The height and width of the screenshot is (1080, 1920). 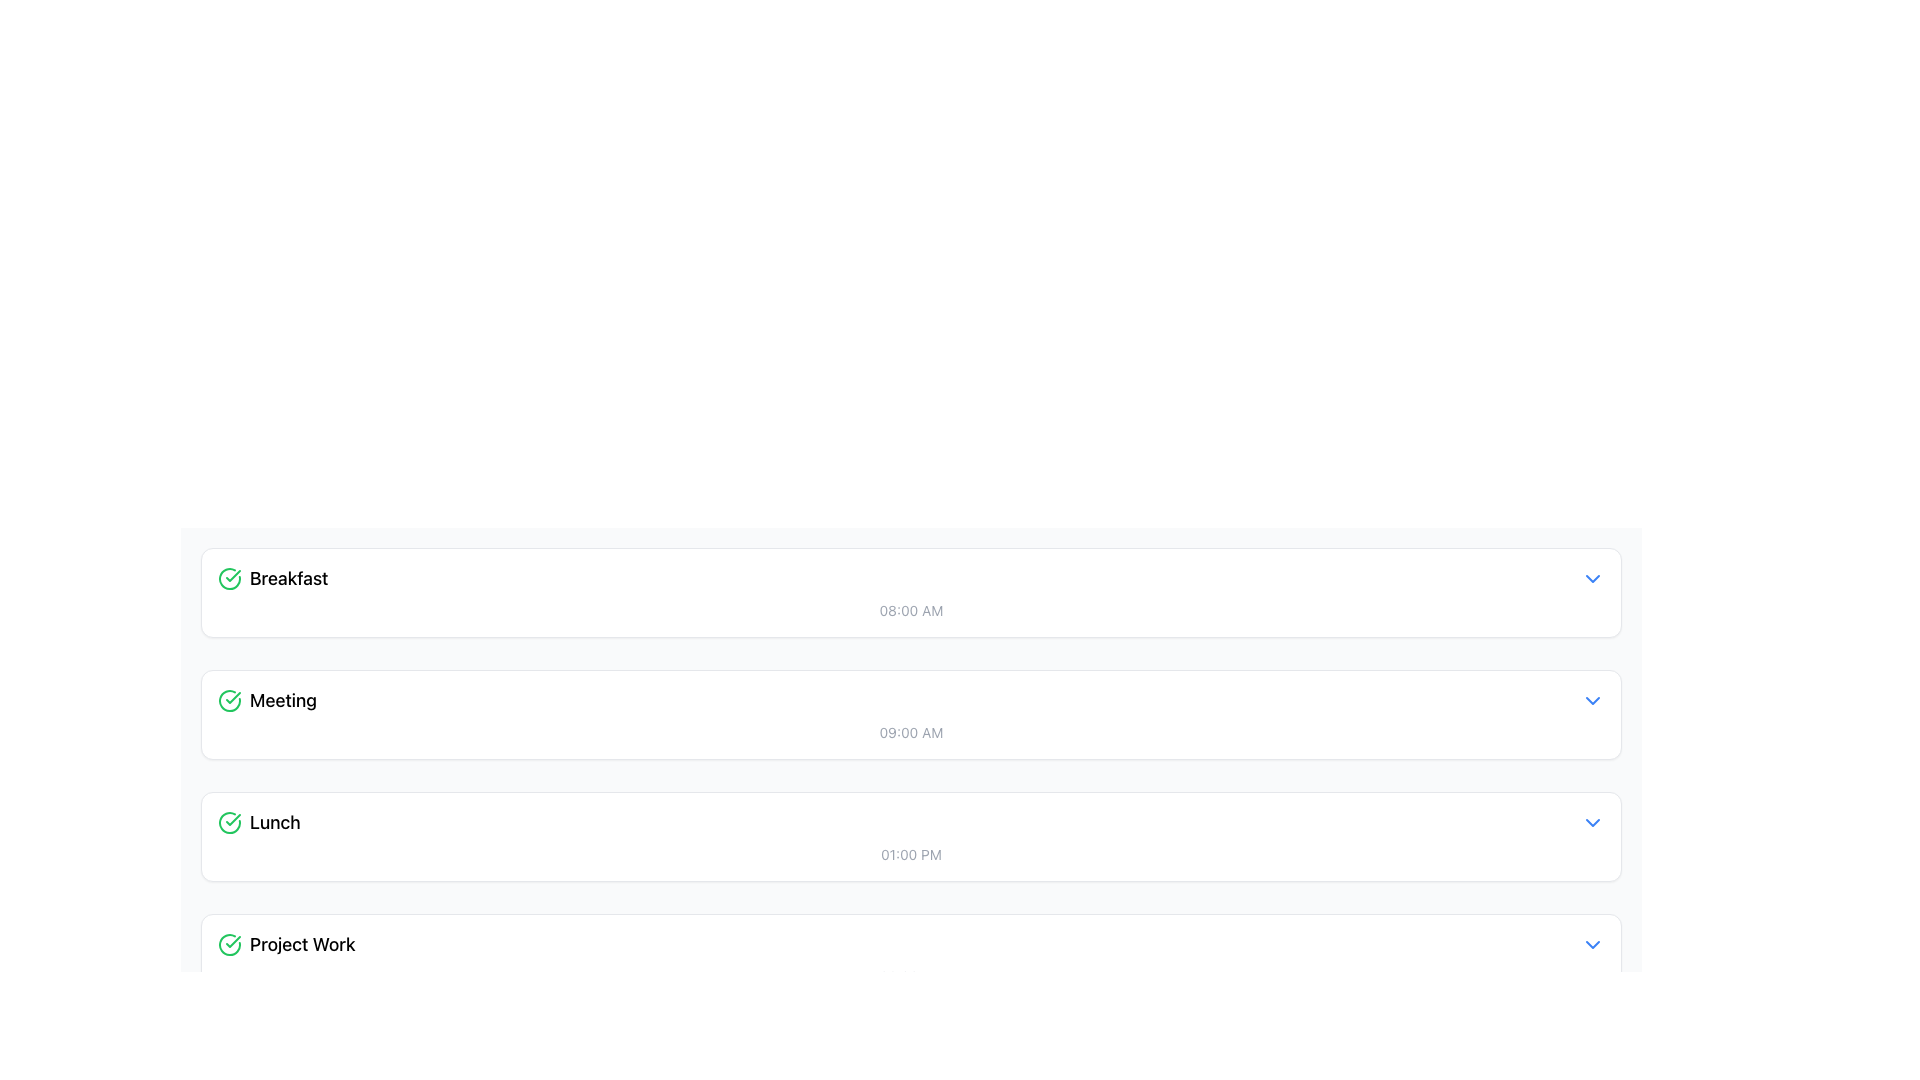 What do you see at coordinates (230, 578) in the screenshot?
I see `the green checkmark icon that indicates the completion status of the 'Breakfast' task` at bounding box center [230, 578].